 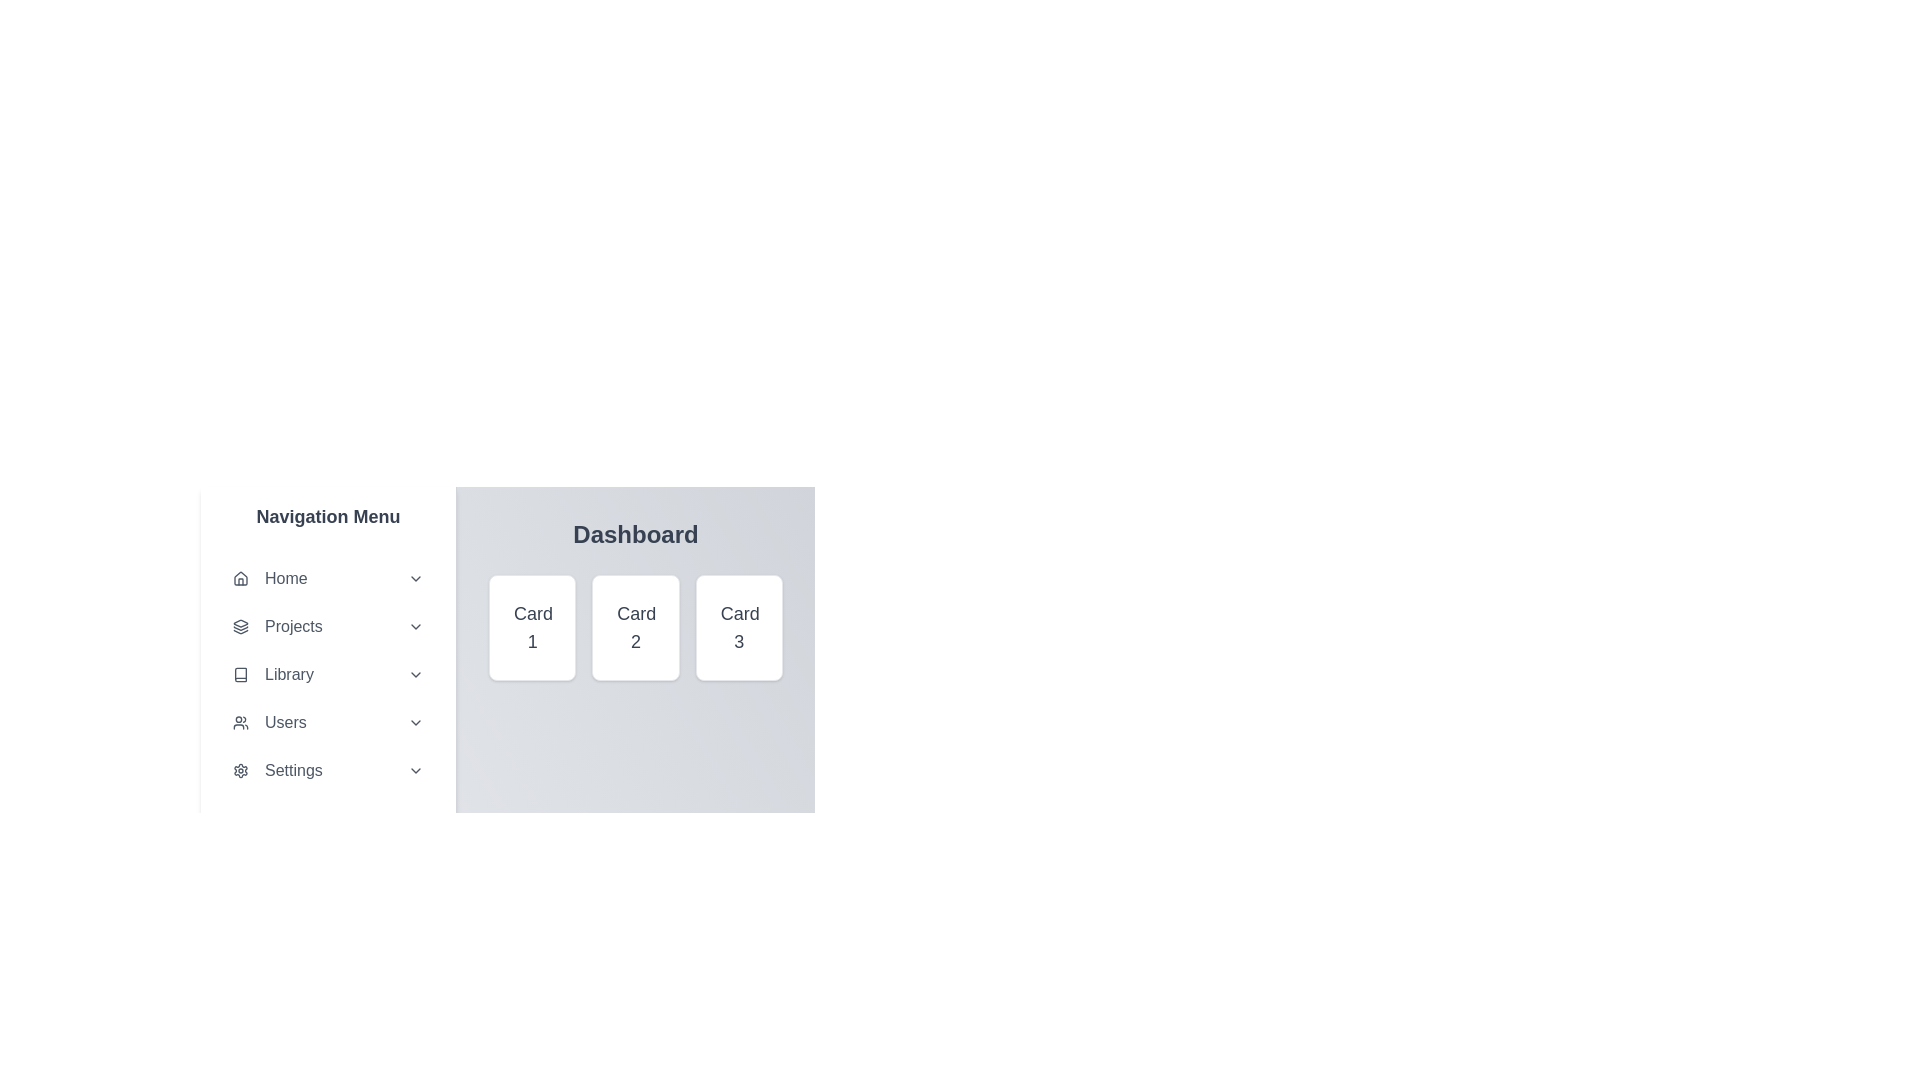 I want to click on the chevron icon located at the top right corner of the 'Home' navigation entry, so click(x=415, y=578).